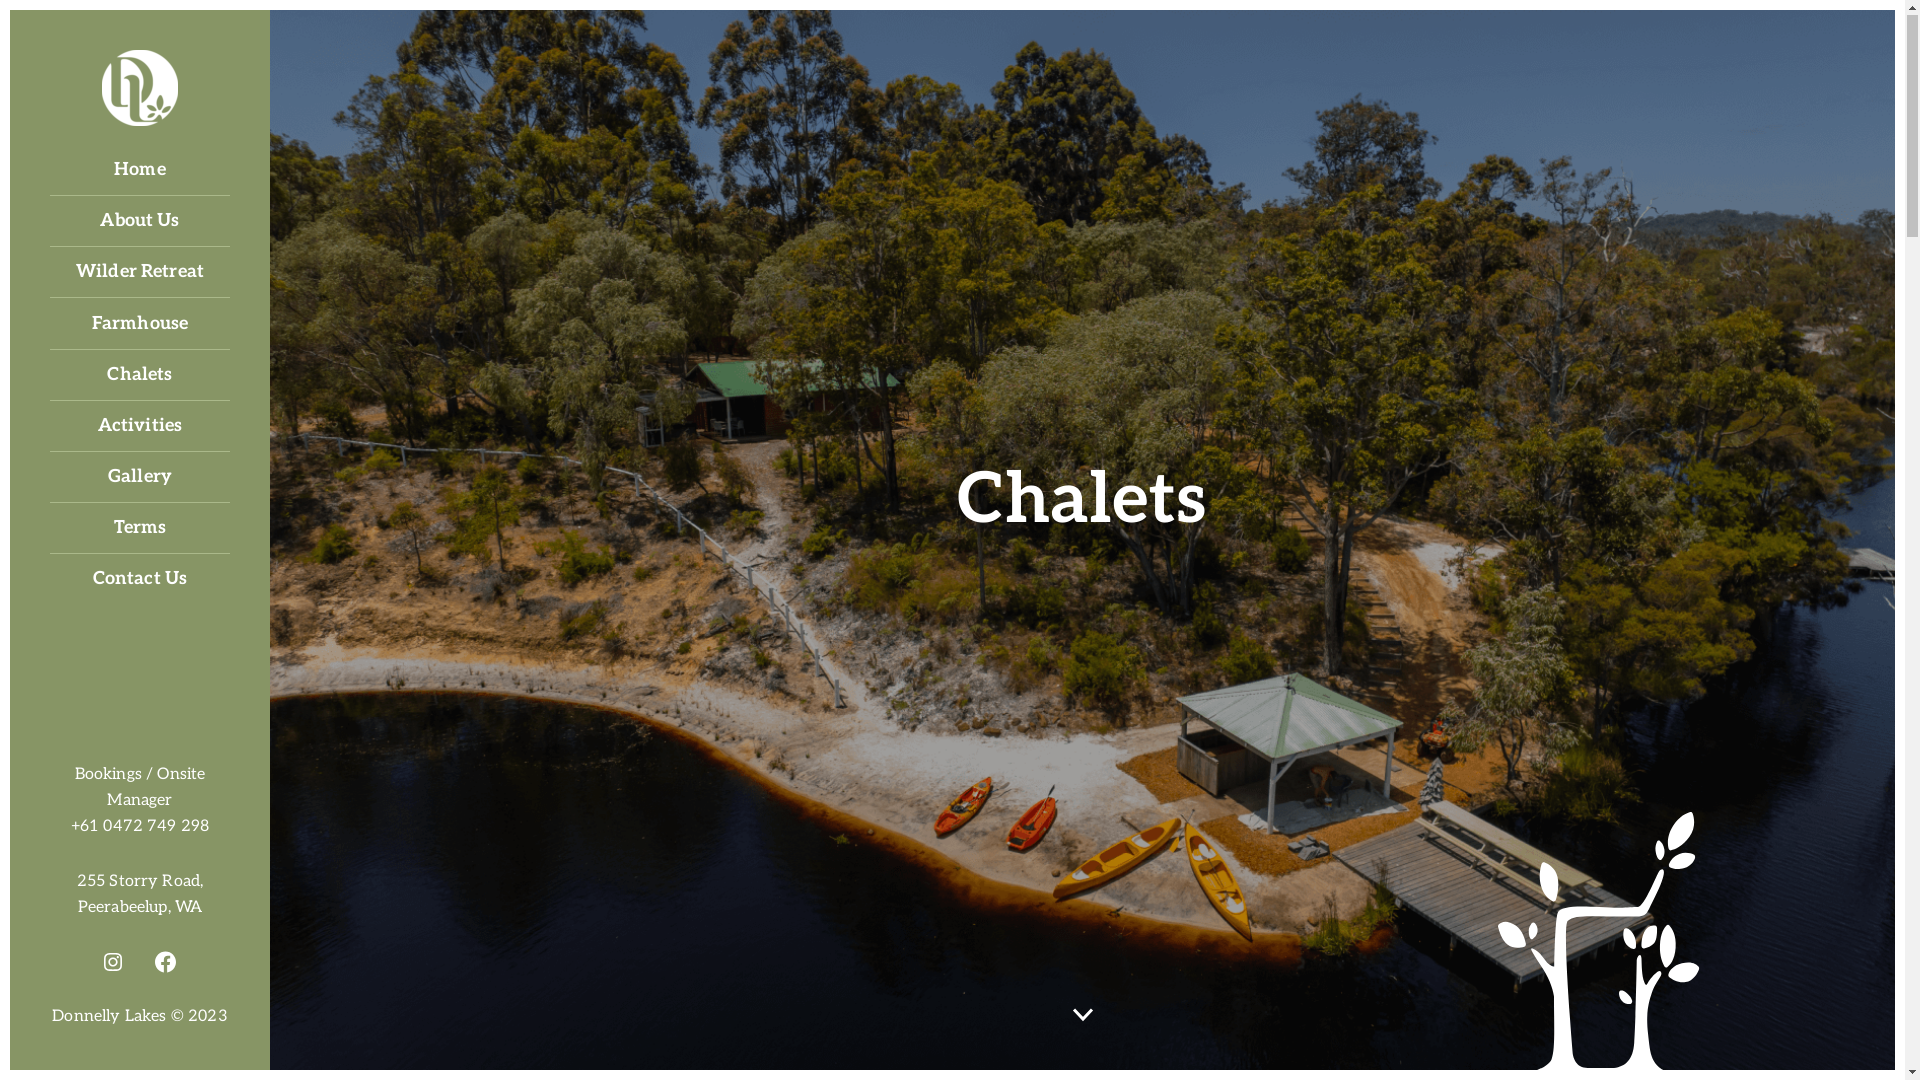 This screenshot has width=1920, height=1080. Describe the element at coordinates (138, 894) in the screenshot. I see `'255 Storry Road, Peerabeelup, WA'` at that location.